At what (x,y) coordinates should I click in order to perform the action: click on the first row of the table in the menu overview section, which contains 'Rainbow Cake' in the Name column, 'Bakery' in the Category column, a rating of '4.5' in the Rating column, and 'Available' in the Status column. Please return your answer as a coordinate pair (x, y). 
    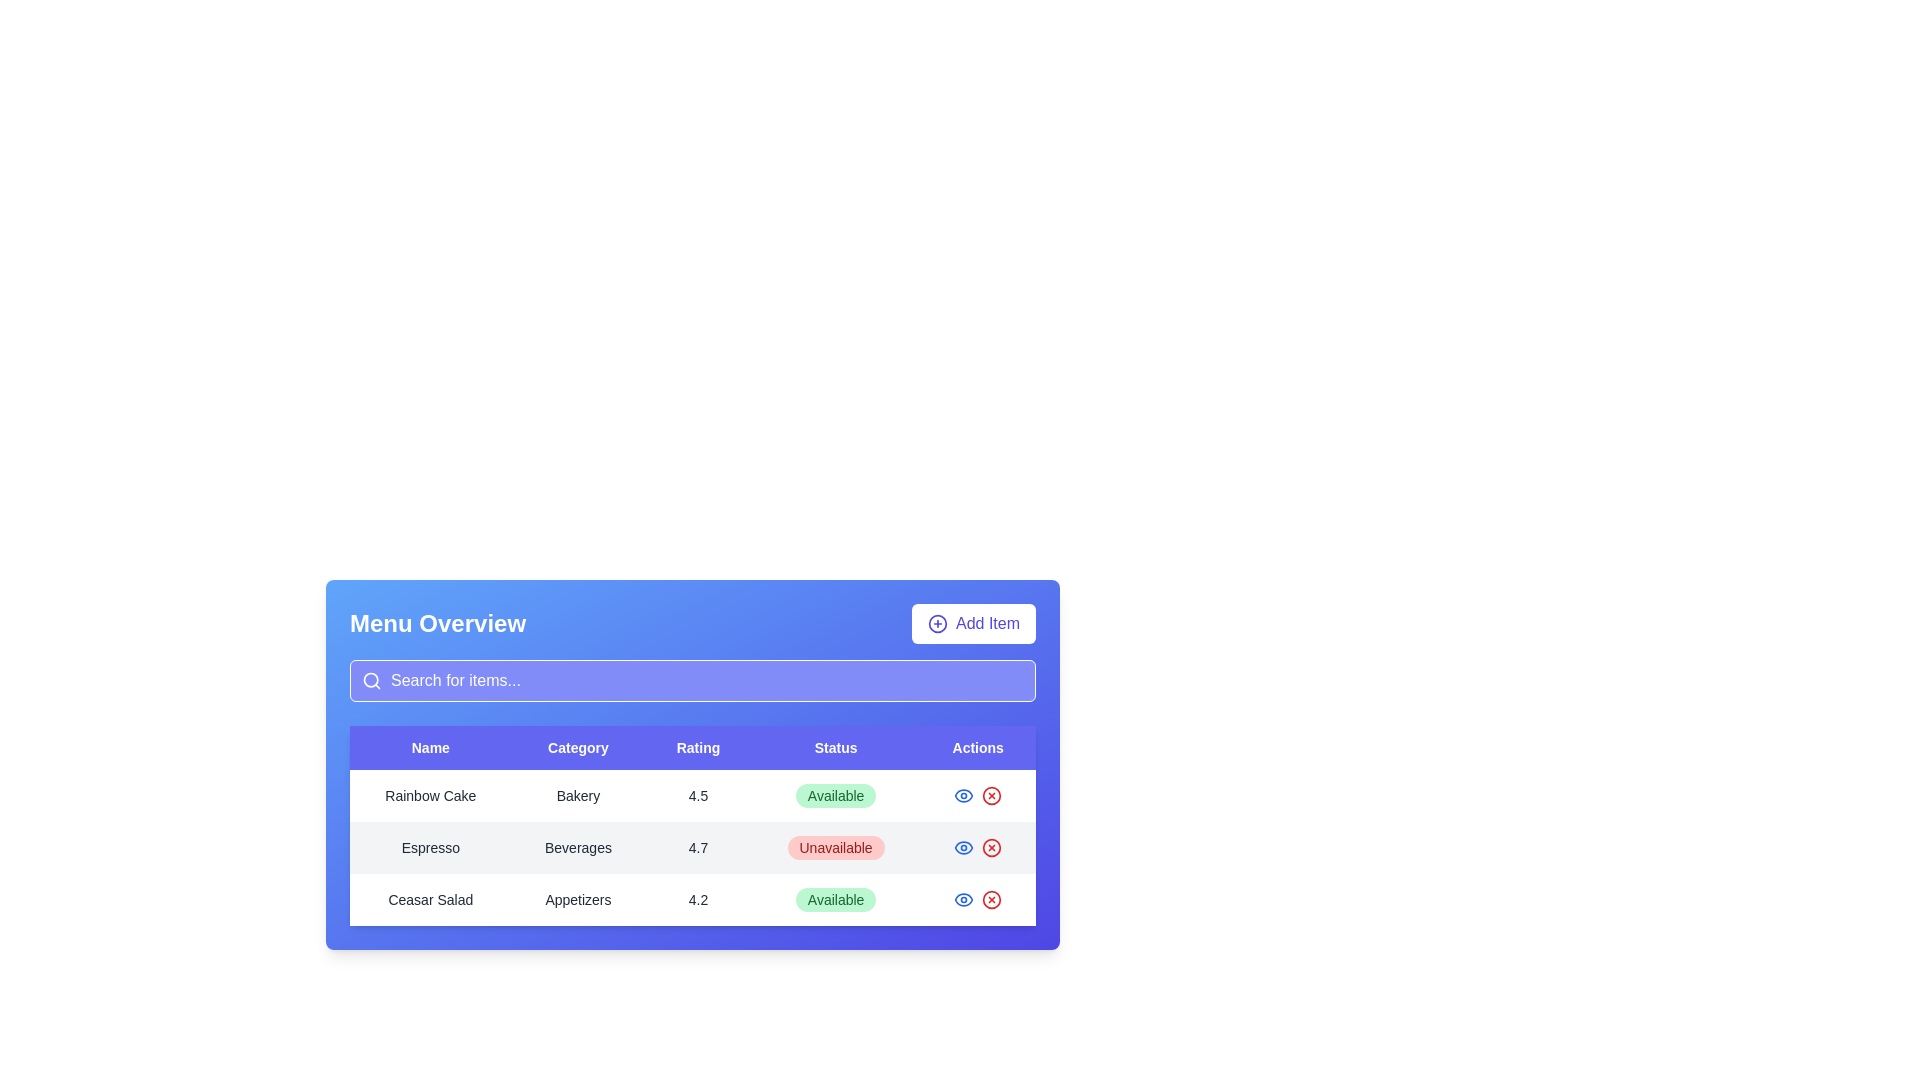
    Looking at the image, I should click on (692, 794).